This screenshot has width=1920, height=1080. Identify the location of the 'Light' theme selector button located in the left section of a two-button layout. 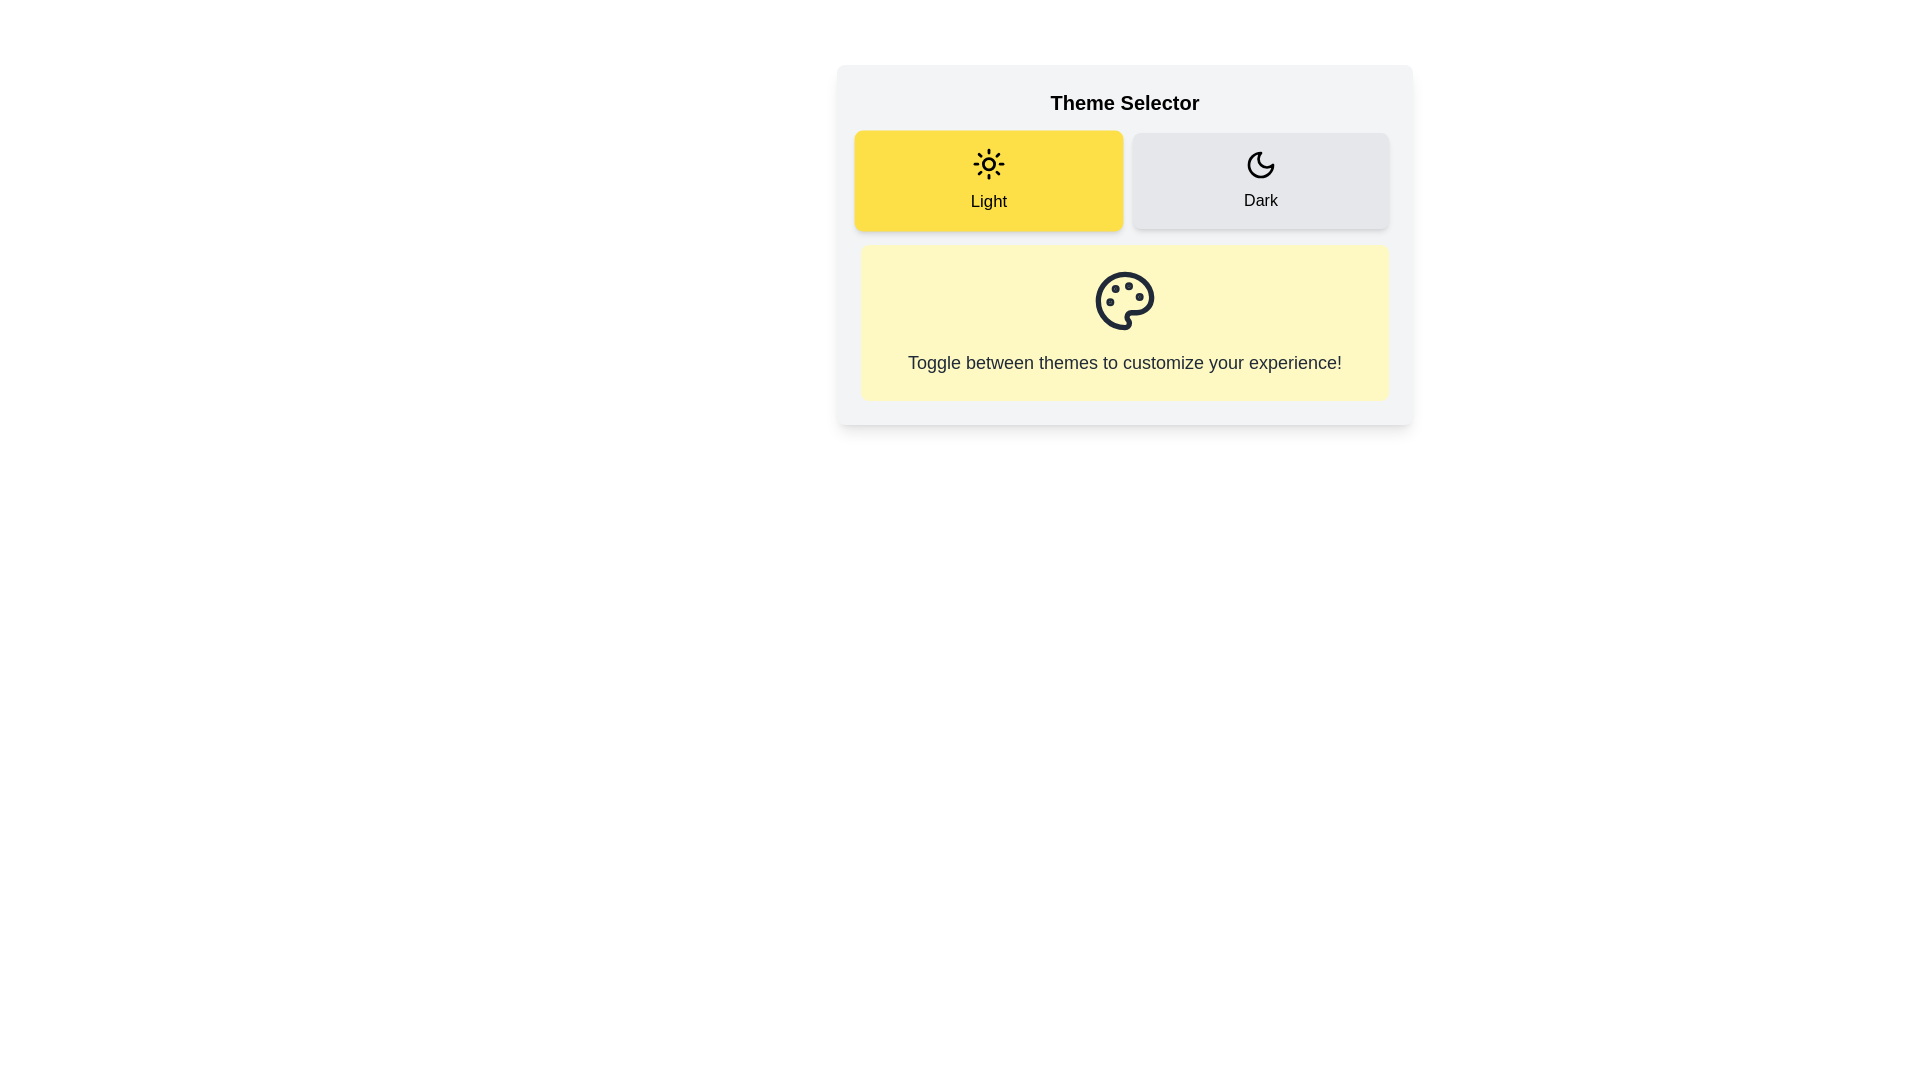
(988, 181).